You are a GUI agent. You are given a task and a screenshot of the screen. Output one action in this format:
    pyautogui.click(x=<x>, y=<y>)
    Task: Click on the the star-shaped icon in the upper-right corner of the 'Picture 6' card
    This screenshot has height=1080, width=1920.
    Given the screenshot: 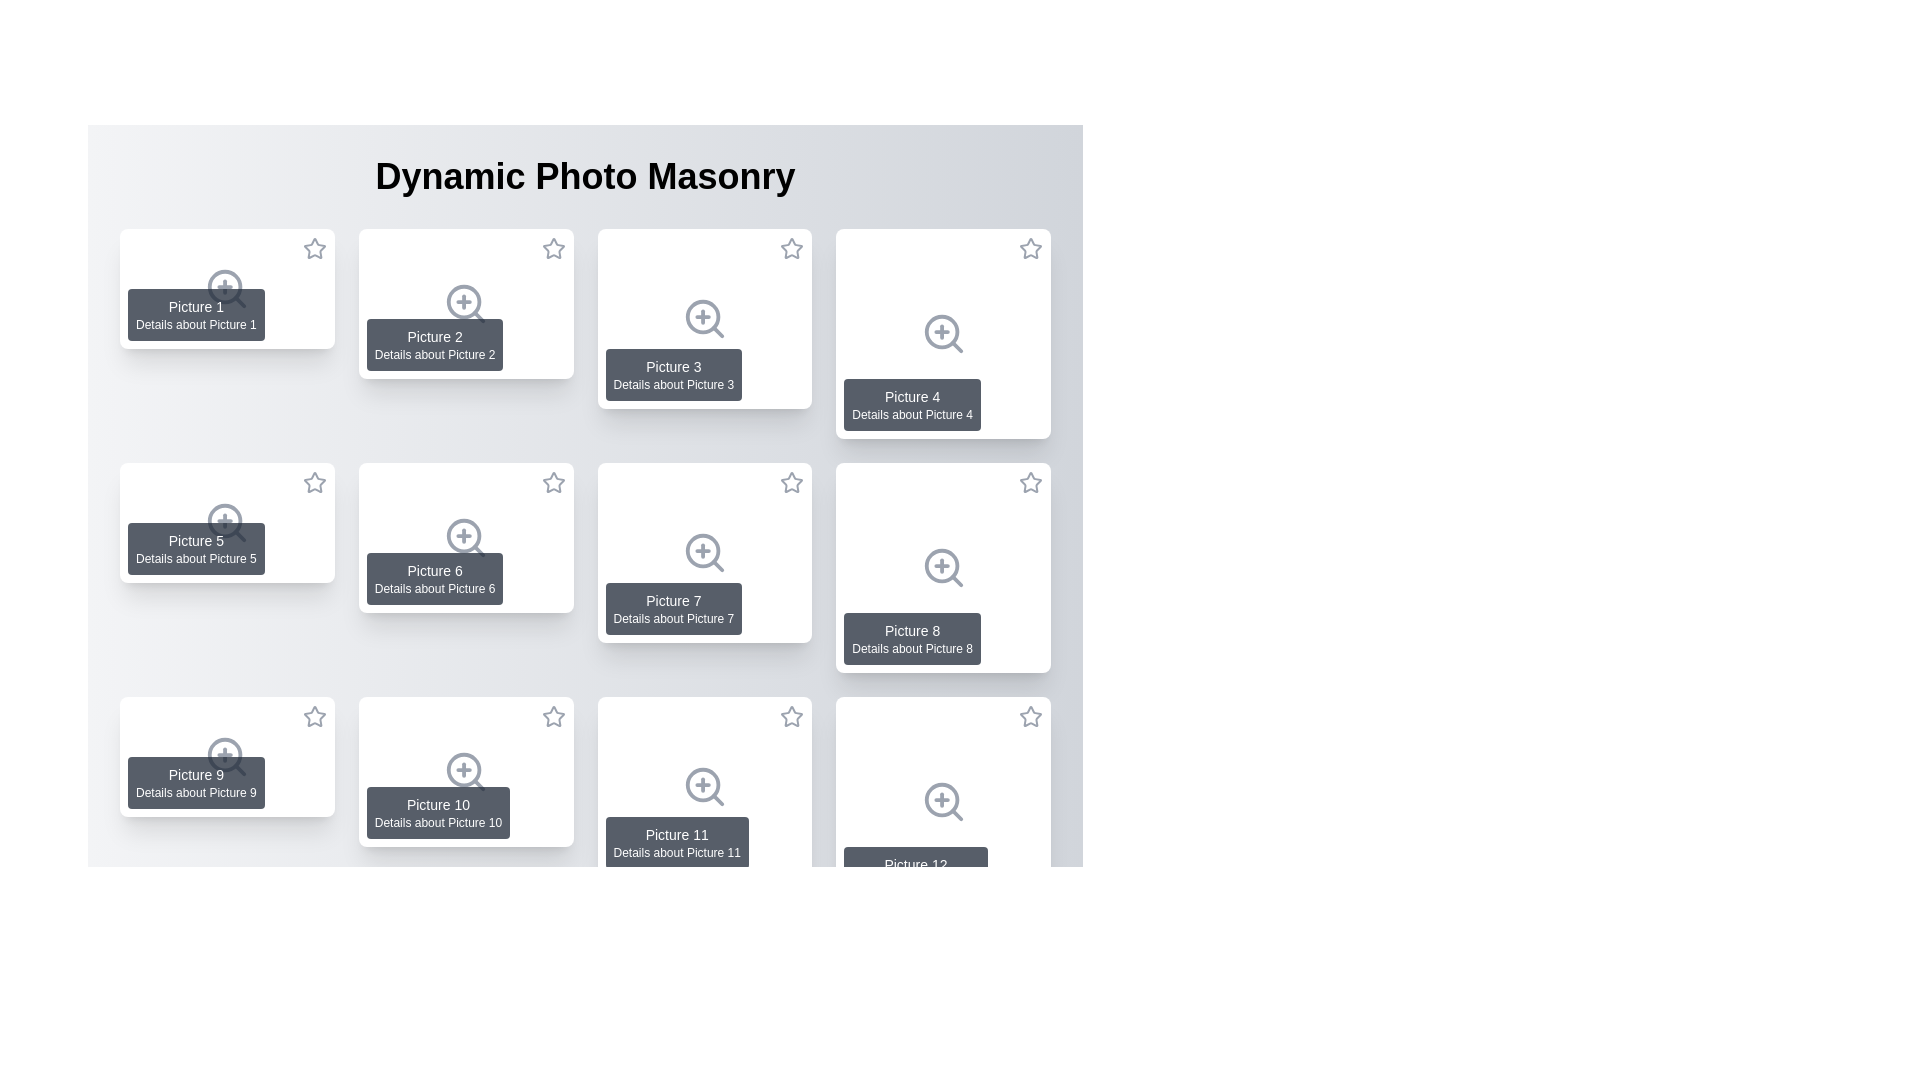 What is the action you would take?
    pyautogui.click(x=553, y=482)
    